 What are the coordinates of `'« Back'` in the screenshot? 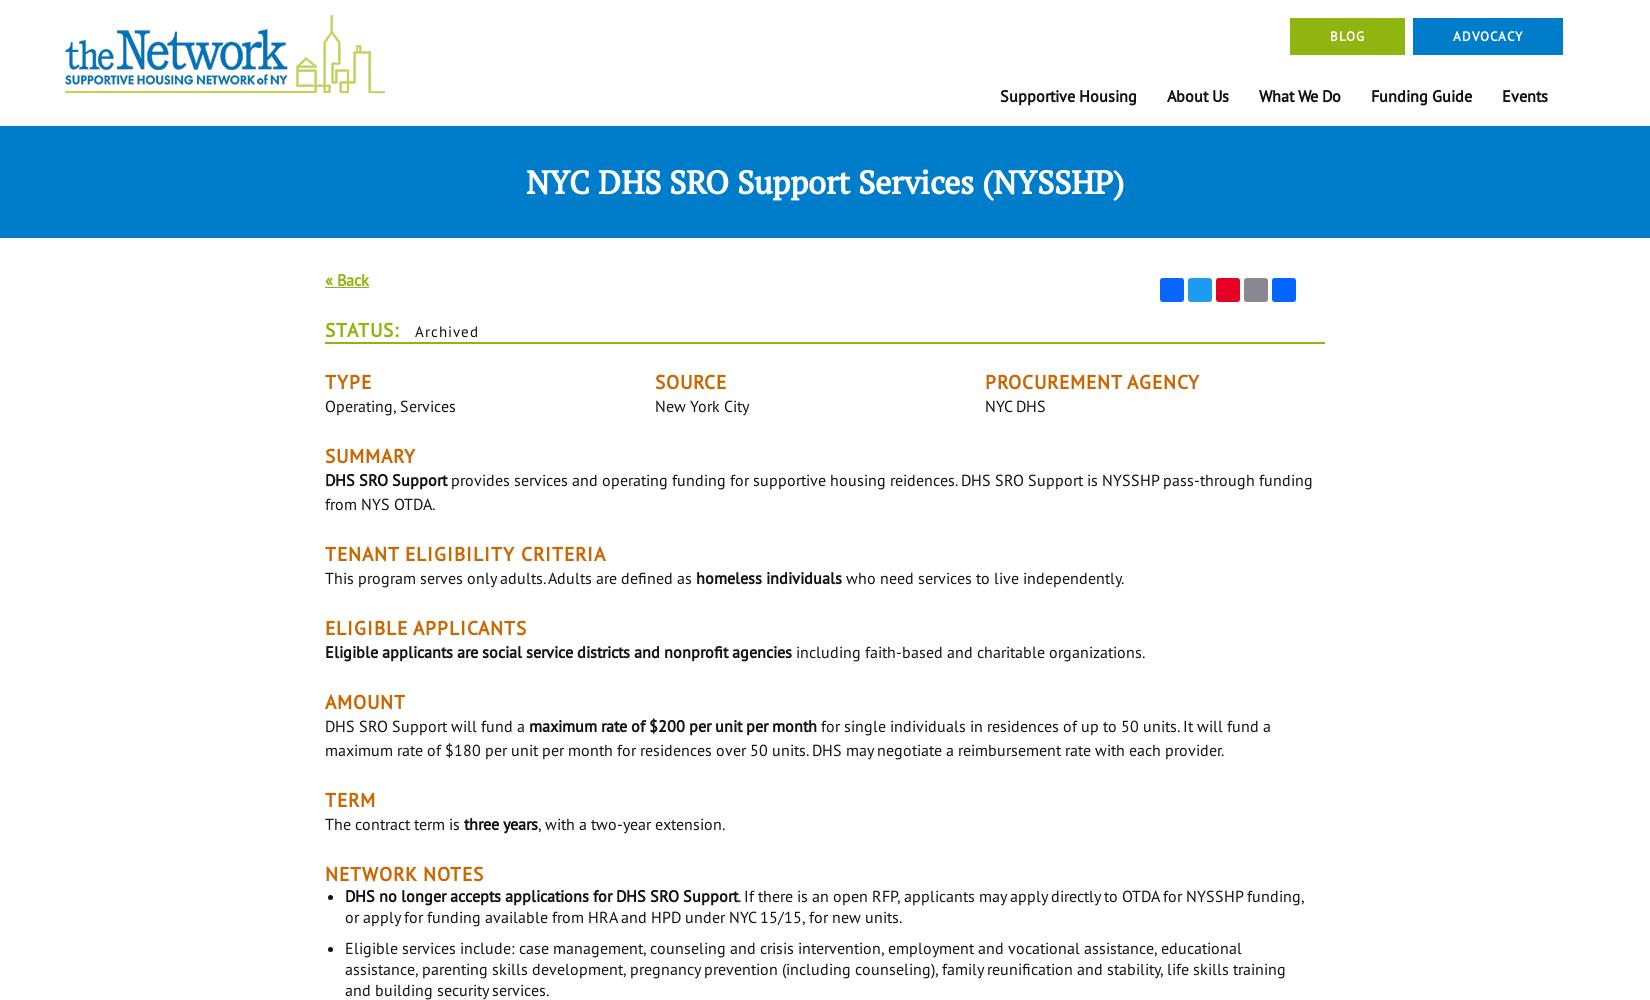 It's located at (346, 280).